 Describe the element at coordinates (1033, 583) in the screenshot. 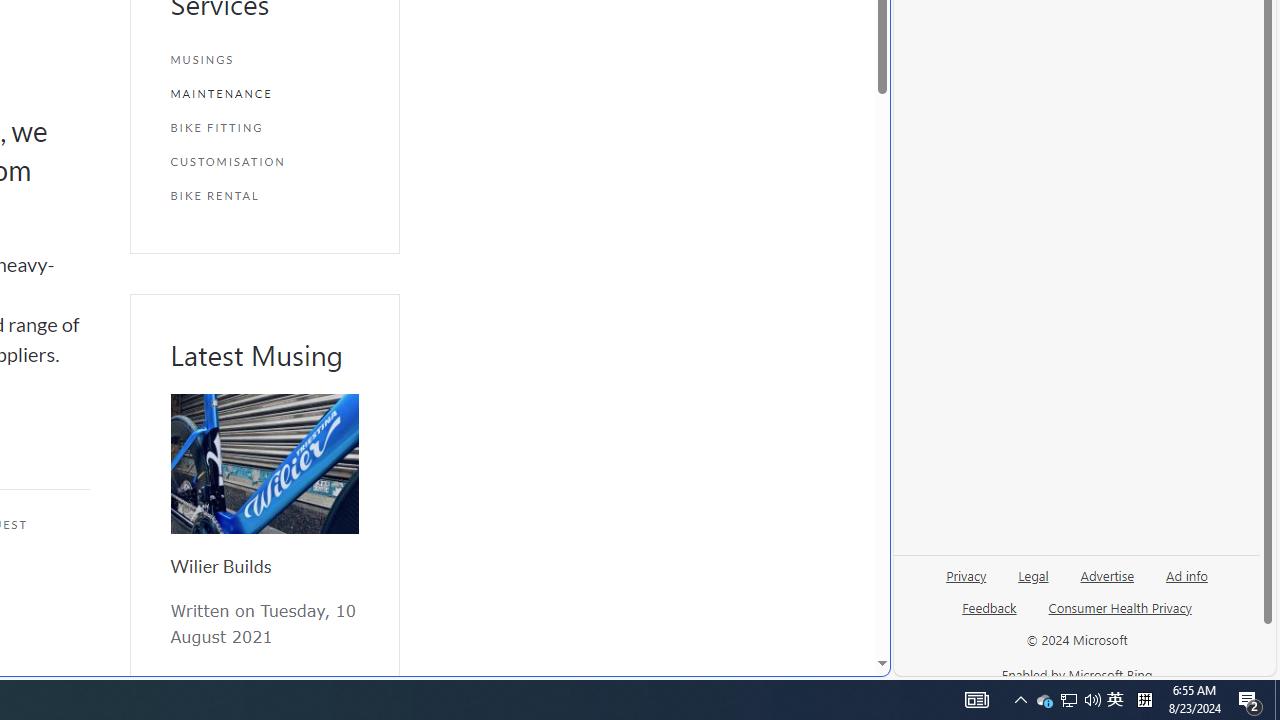

I see `'Legal'` at that location.